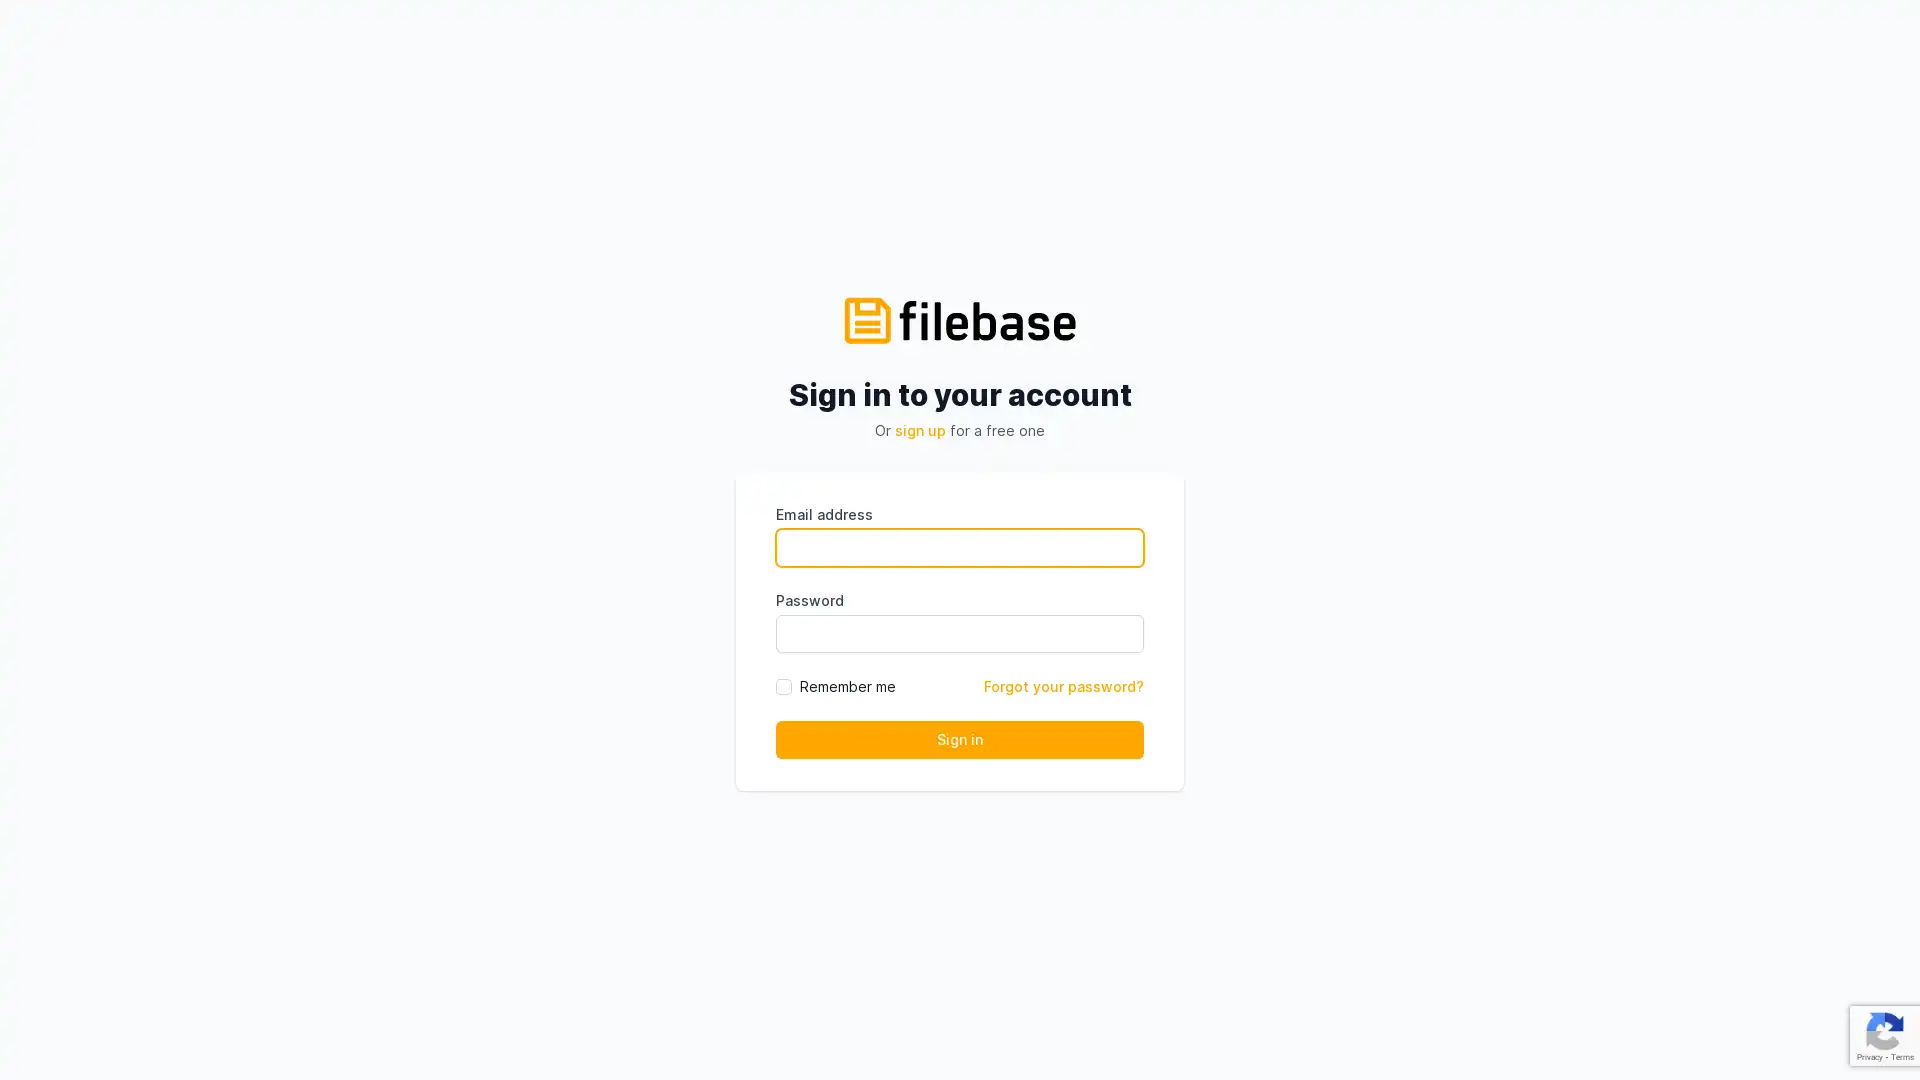 The image size is (1920, 1080). Describe the element at coordinates (1869, 1029) in the screenshot. I see `Open Intercom Messenger` at that location.